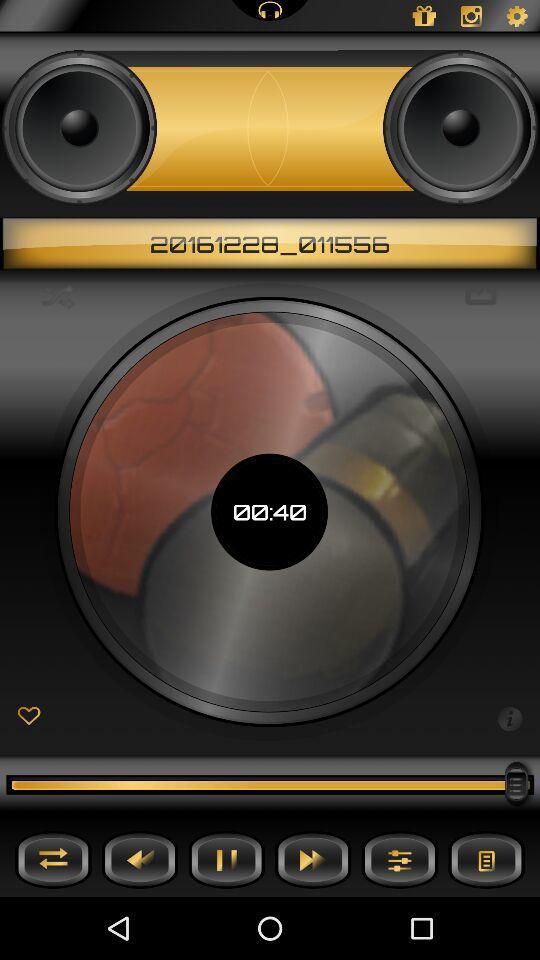 The image size is (540, 960). What do you see at coordinates (509, 717) in the screenshot?
I see `show information` at bounding box center [509, 717].